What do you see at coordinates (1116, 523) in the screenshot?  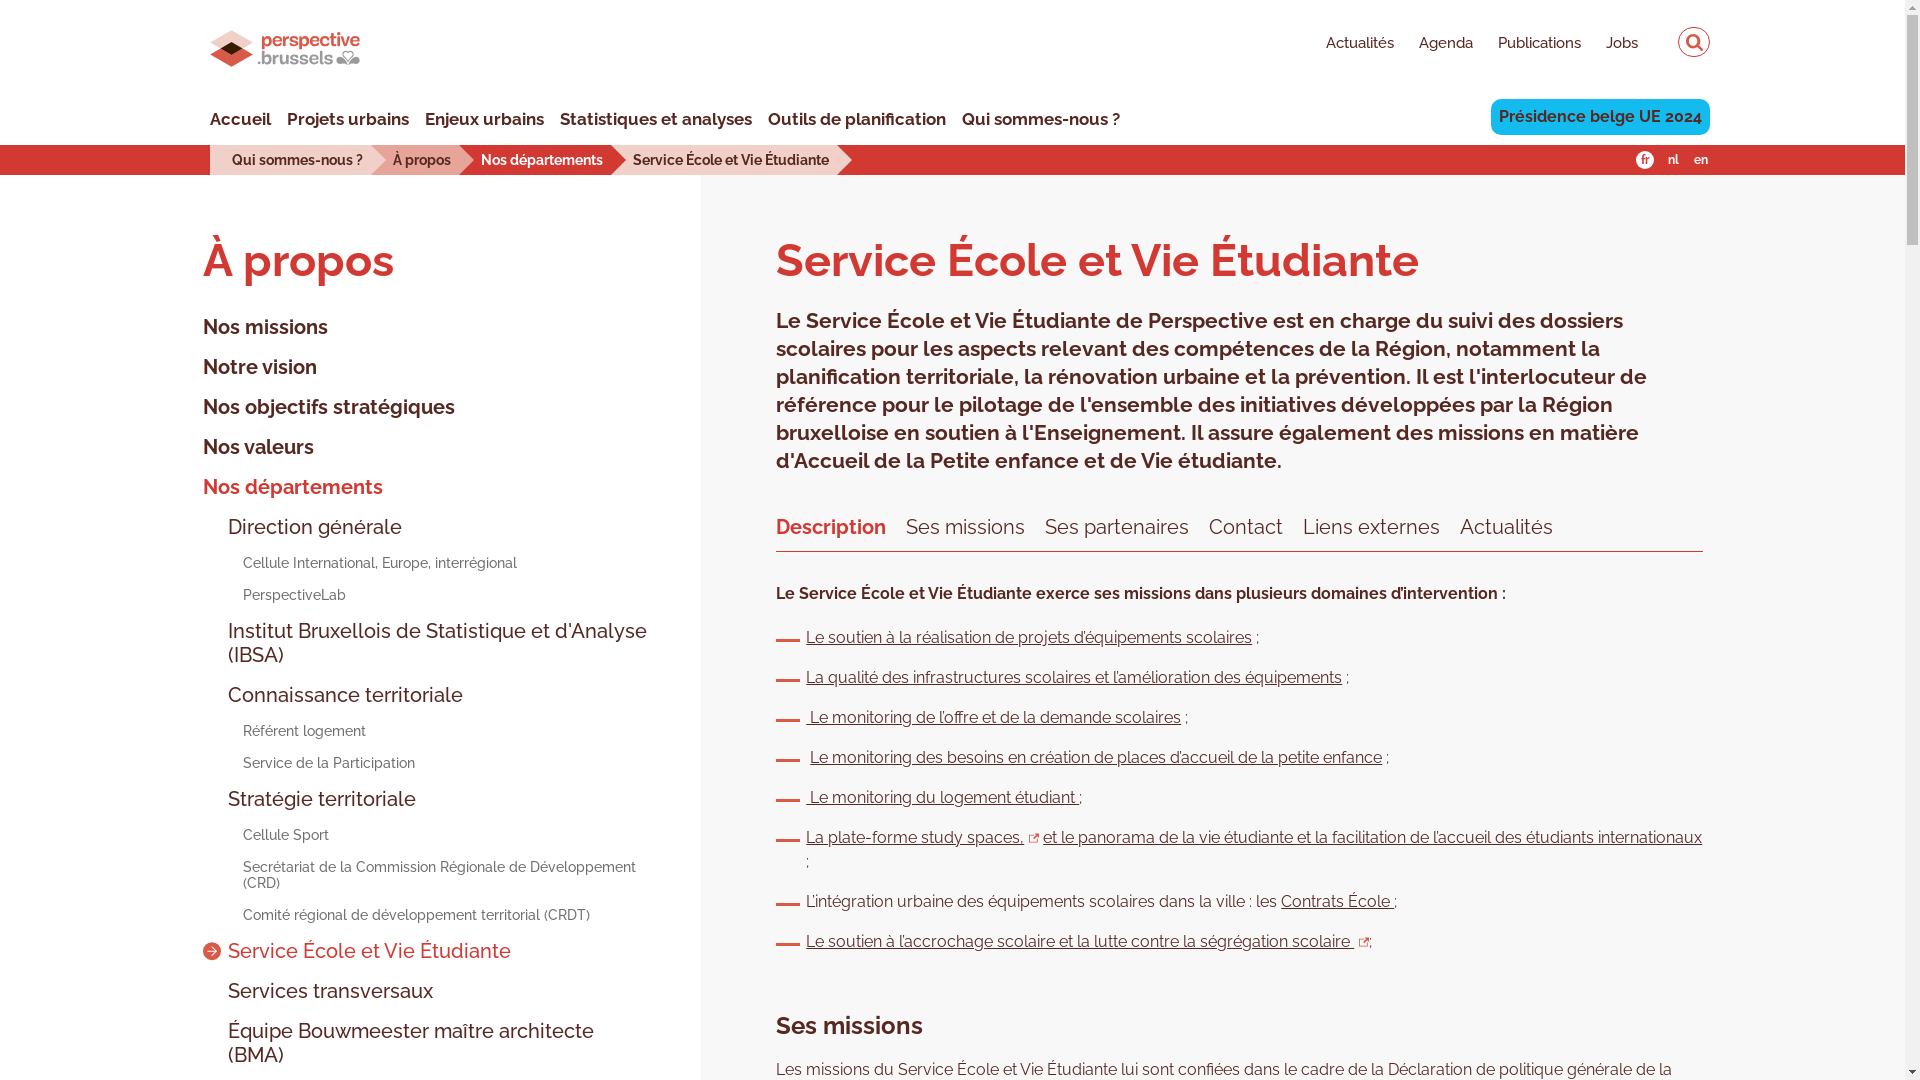 I see `'Ses partenaires'` at bounding box center [1116, 523].